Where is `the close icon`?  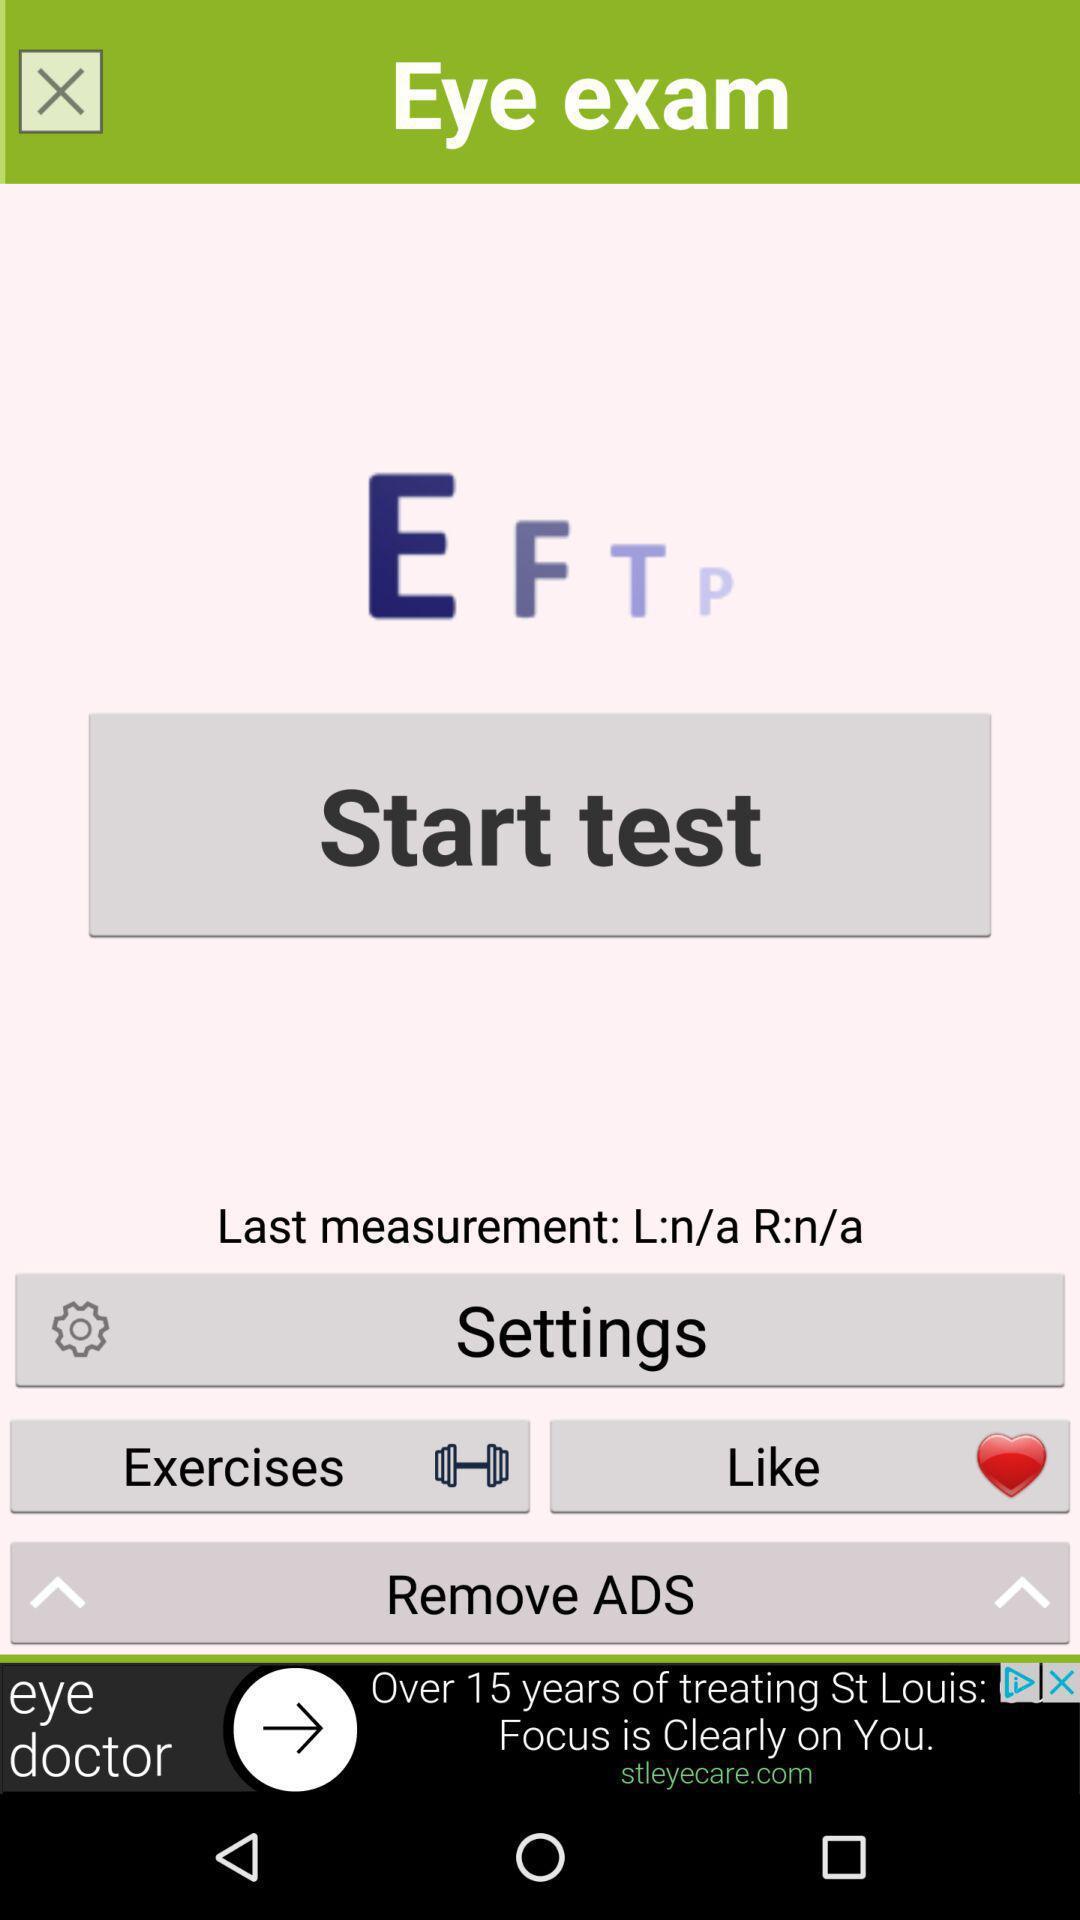
the close icon is located at coordinates (59, 90).